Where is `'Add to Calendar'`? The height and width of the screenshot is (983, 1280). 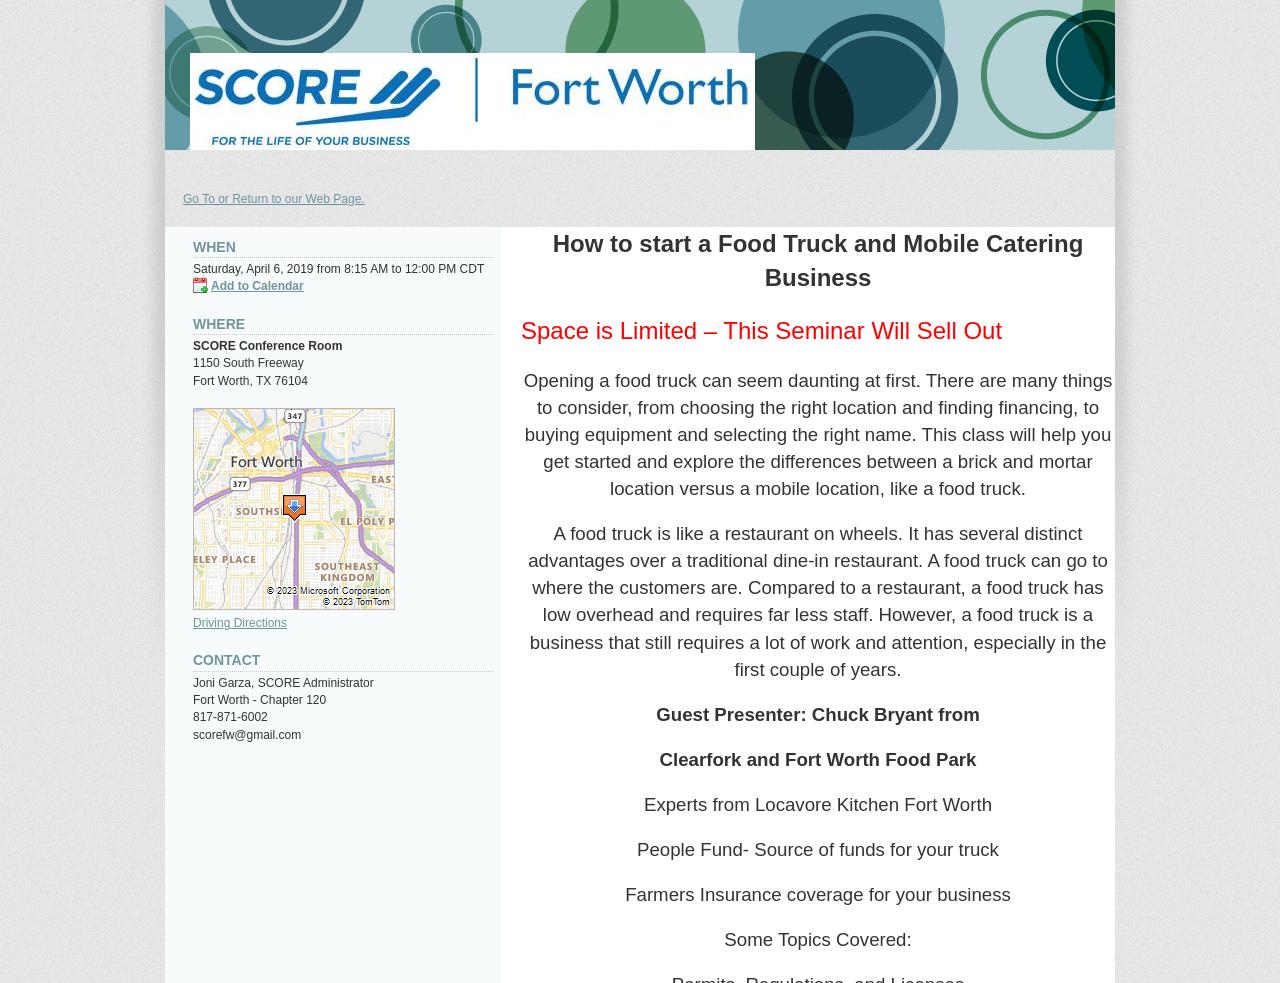 'Add to Calendar' is located at coordinates (256, 285).